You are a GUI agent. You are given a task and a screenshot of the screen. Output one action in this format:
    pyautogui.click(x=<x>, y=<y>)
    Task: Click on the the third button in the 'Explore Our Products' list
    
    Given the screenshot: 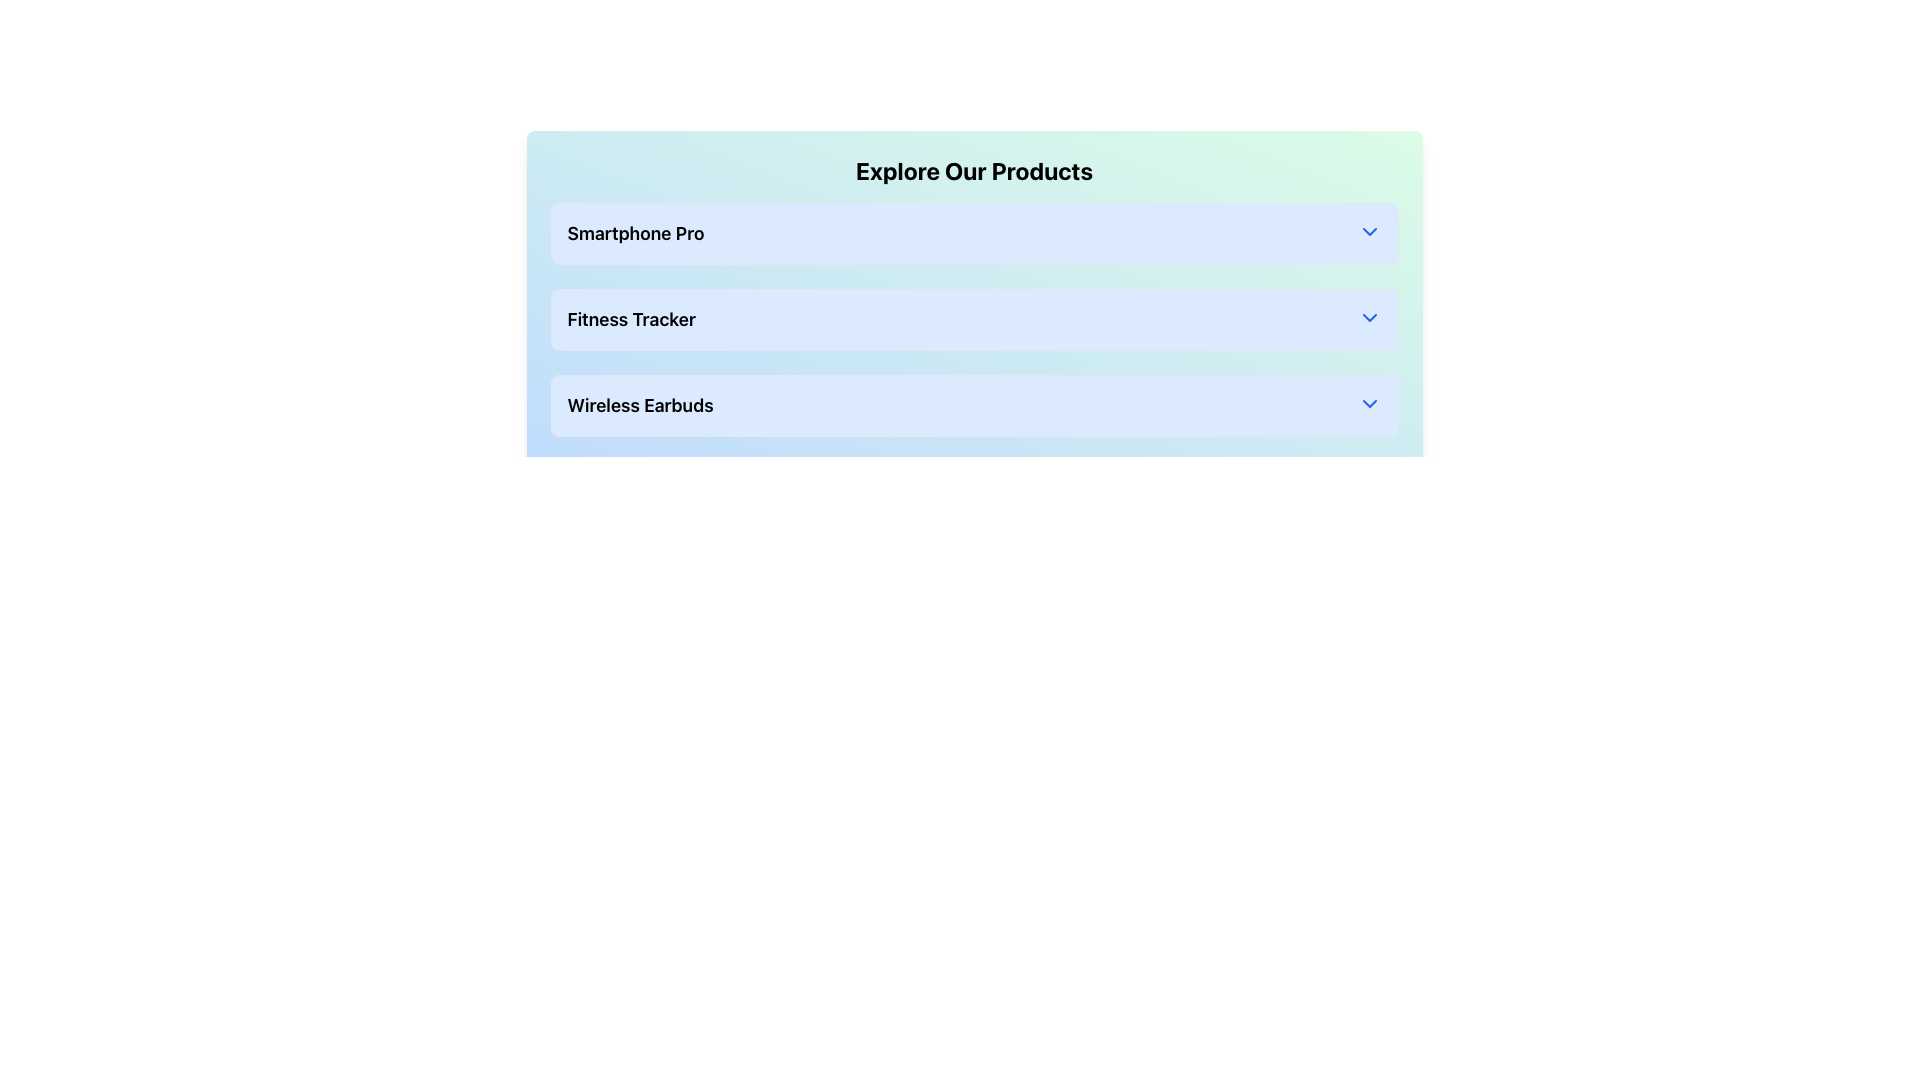 What is the action you would take?
    pyautogui.click(x=974, y=405)
    